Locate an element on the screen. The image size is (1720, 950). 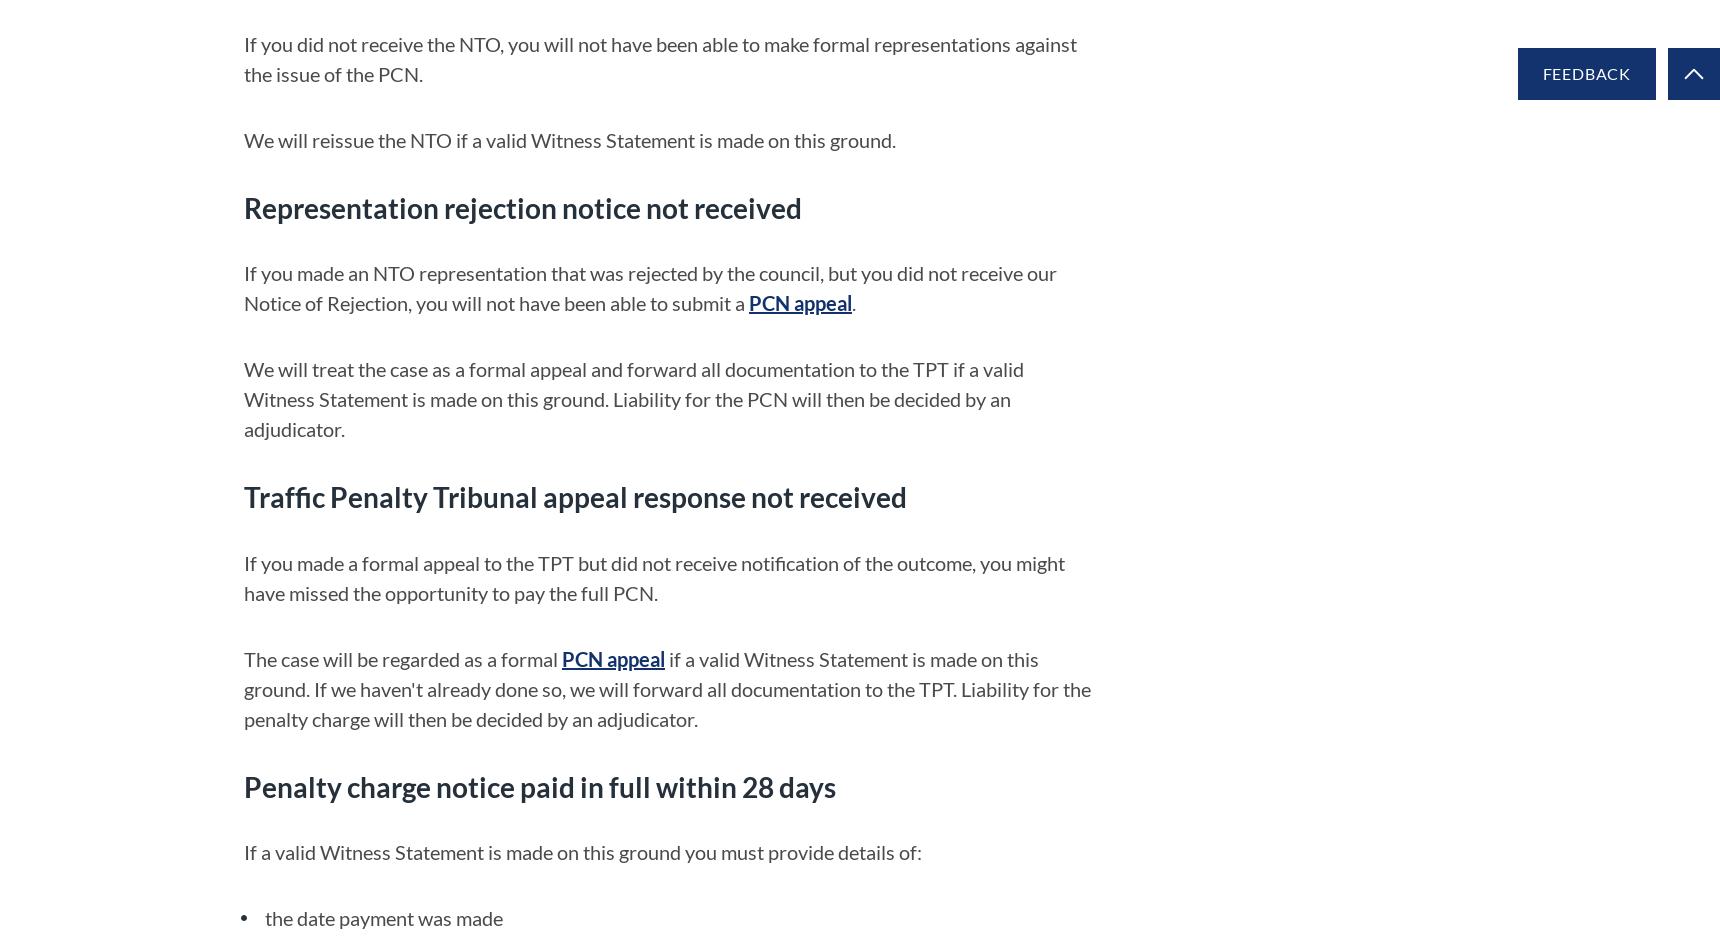
'Traffic Penalty Tribunal appeal response not received' is located at coordinates (244, 497).